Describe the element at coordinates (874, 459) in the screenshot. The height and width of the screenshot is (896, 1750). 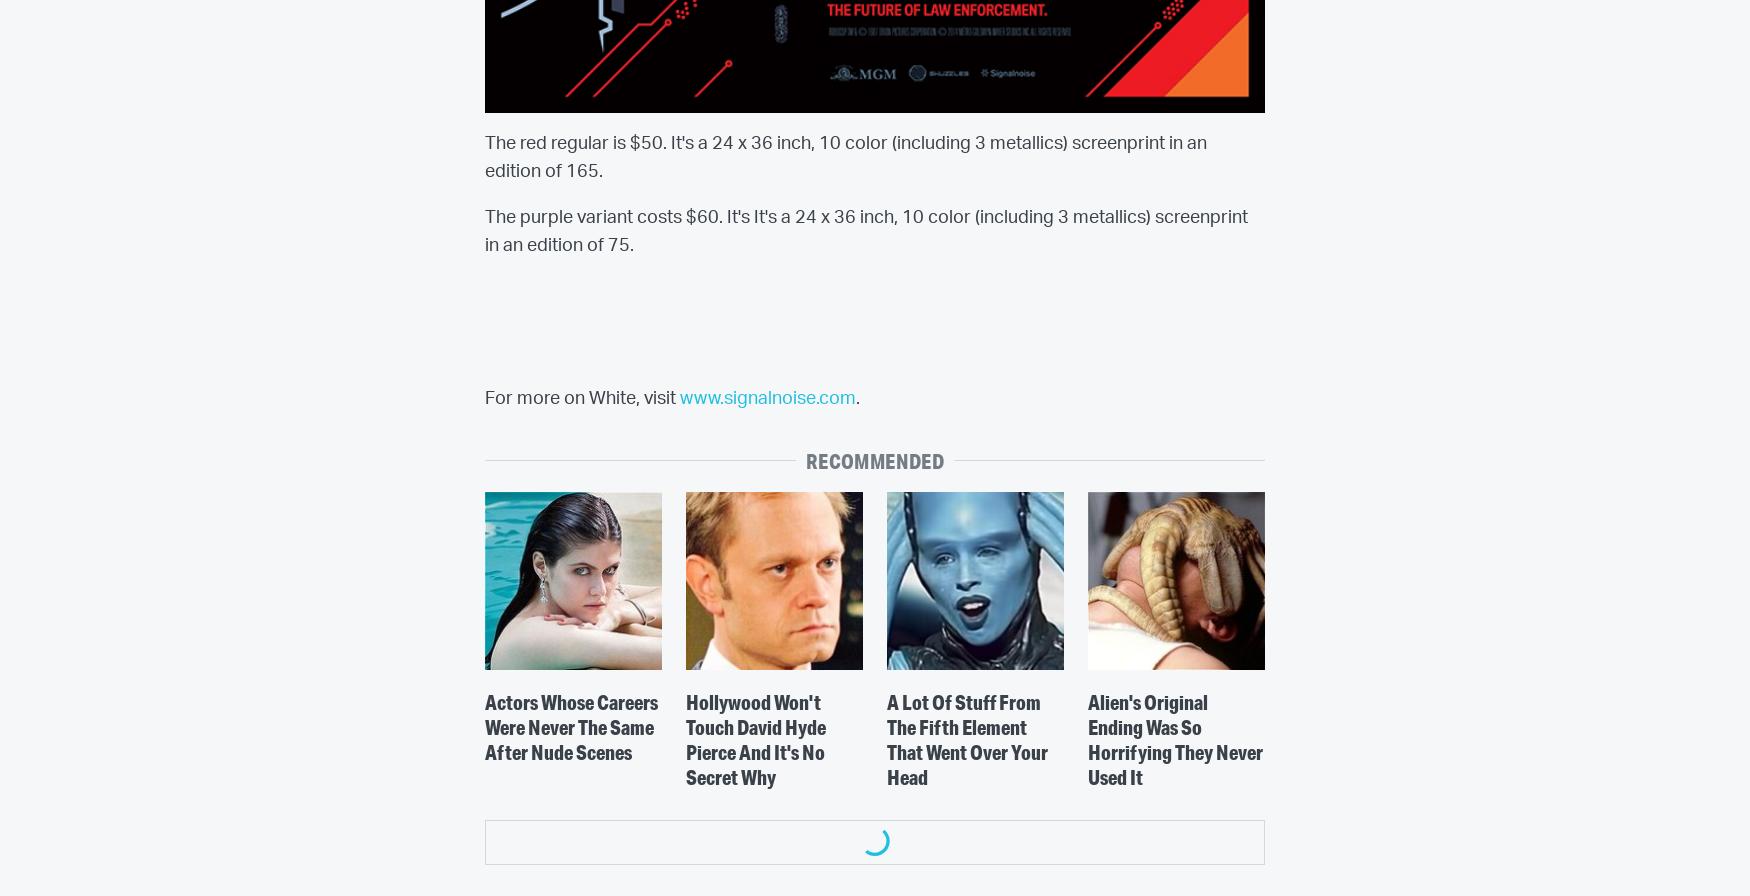
I see `'Recommended'` at that location.